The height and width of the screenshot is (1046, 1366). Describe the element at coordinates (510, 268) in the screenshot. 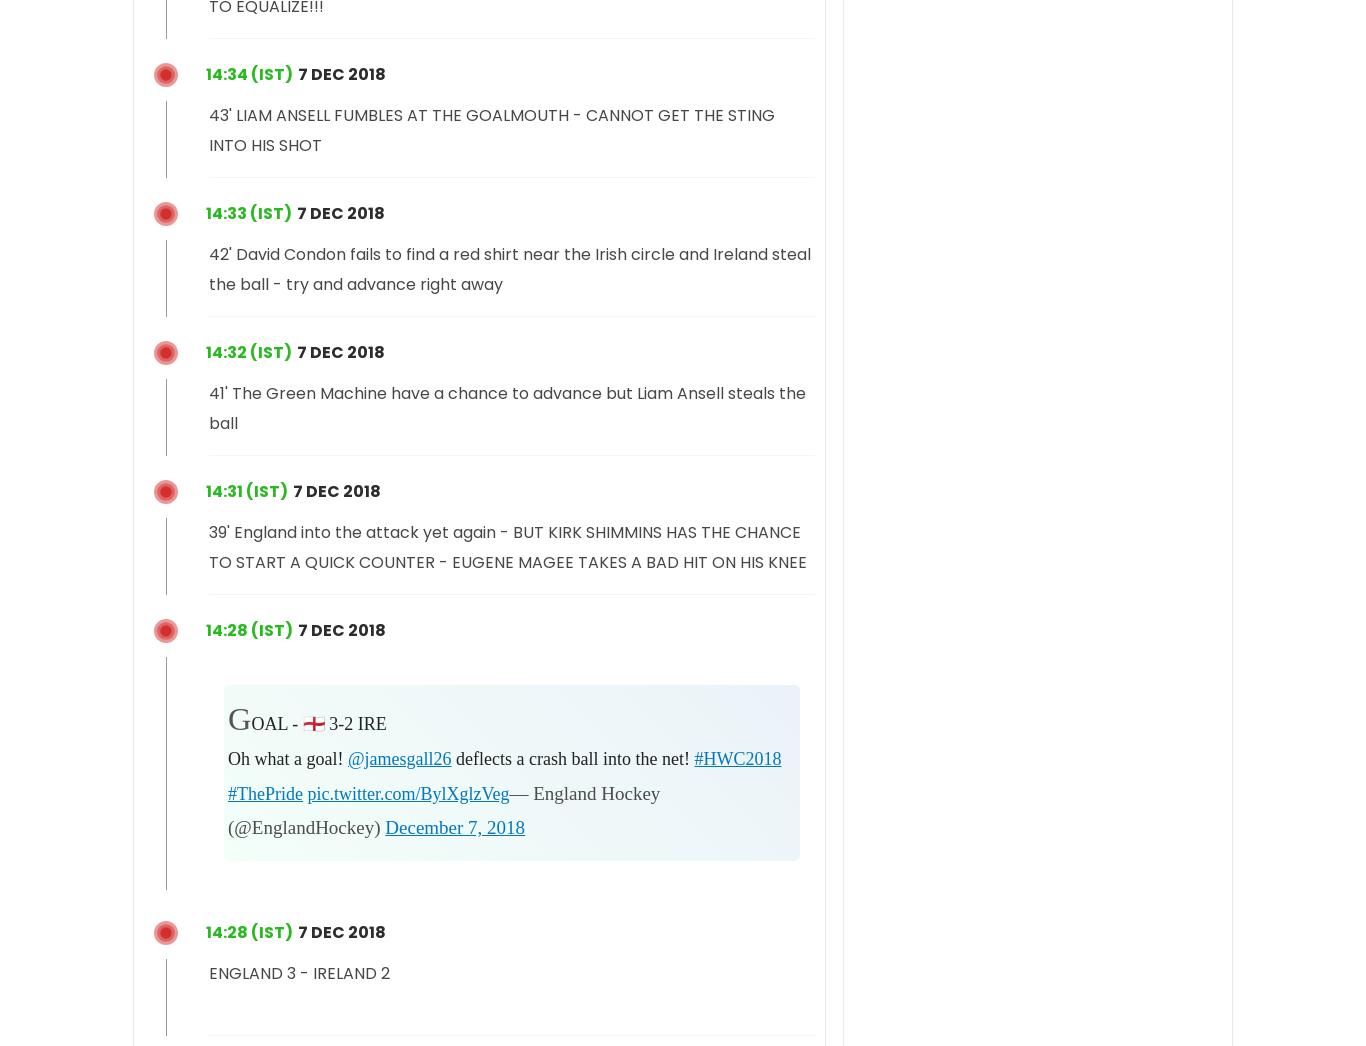

I see `'42' David Condon fails to find a red shirt near the Irish circle and Ireland steal the ball - try and advance right away'` at that location.